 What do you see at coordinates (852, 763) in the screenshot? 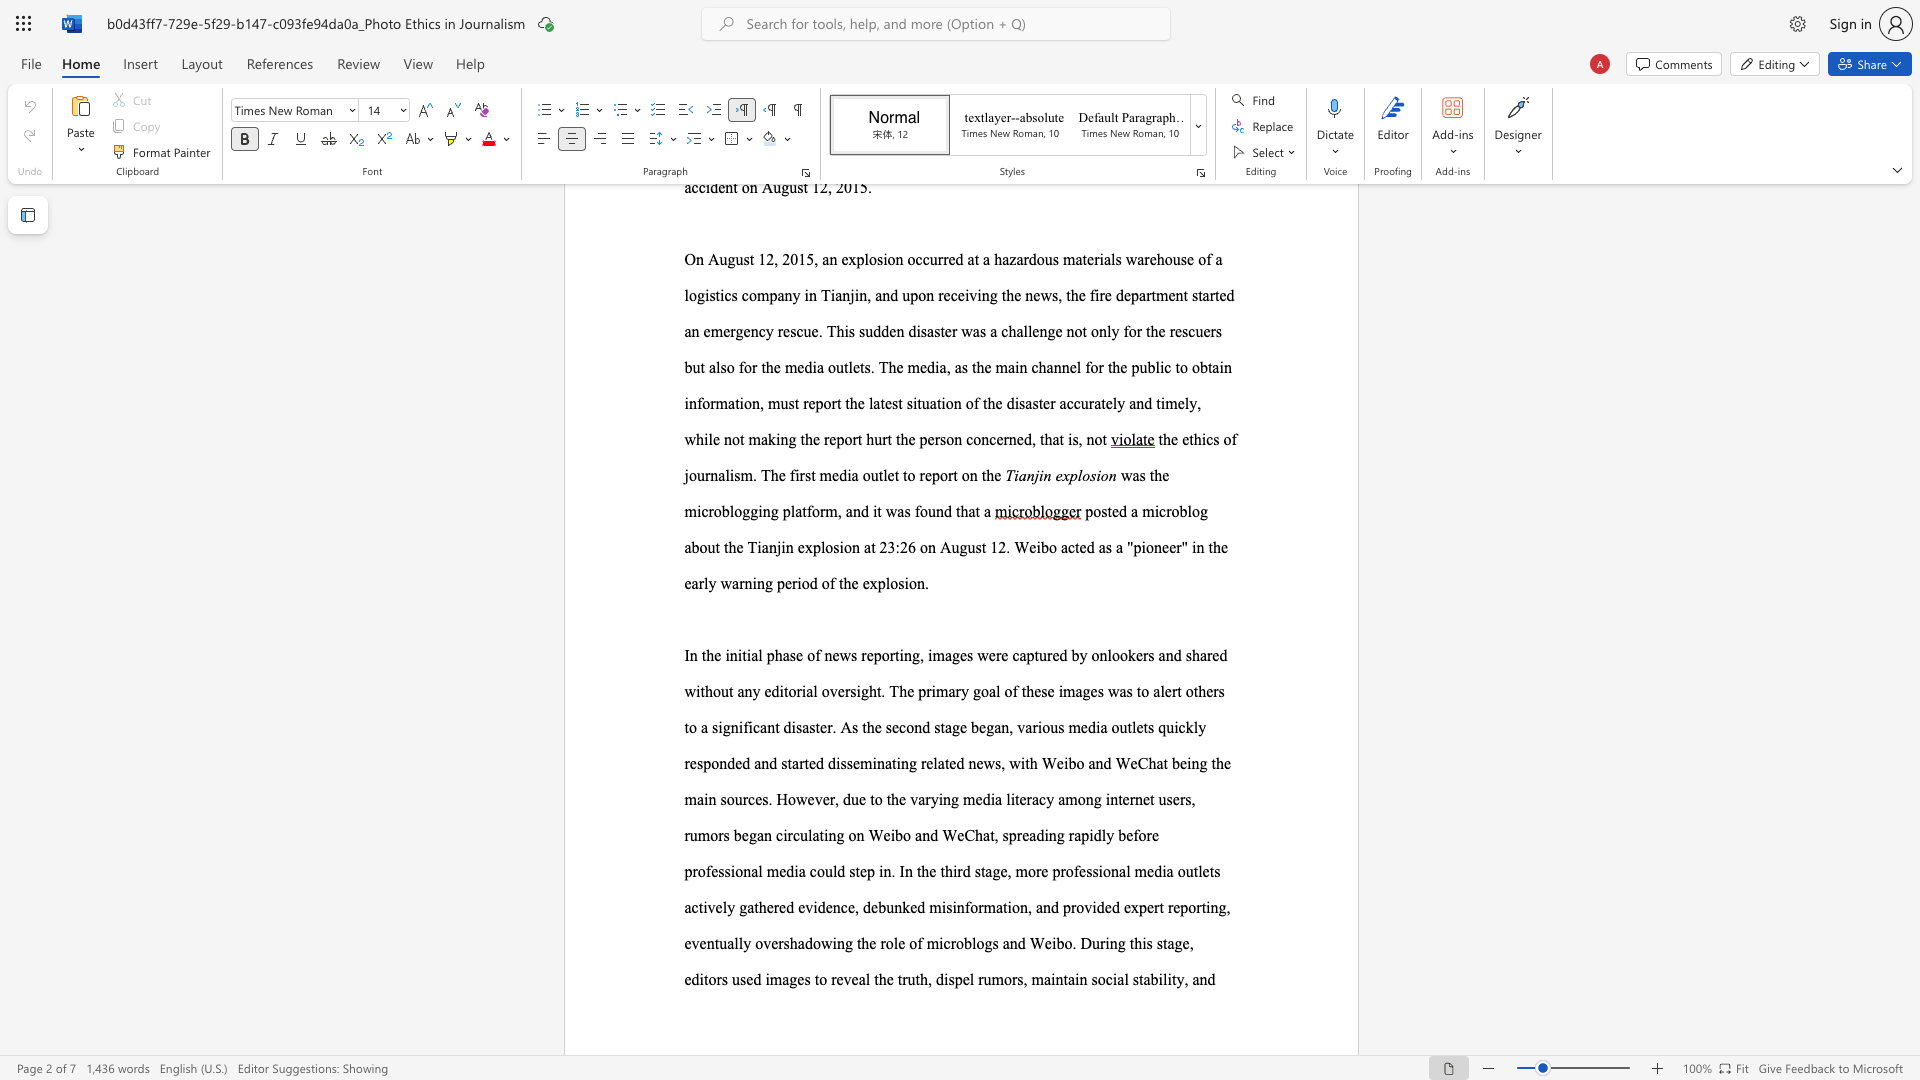
I see `the subset text "eminat" within the text "disseminating"` at bounding box center [852, 763].